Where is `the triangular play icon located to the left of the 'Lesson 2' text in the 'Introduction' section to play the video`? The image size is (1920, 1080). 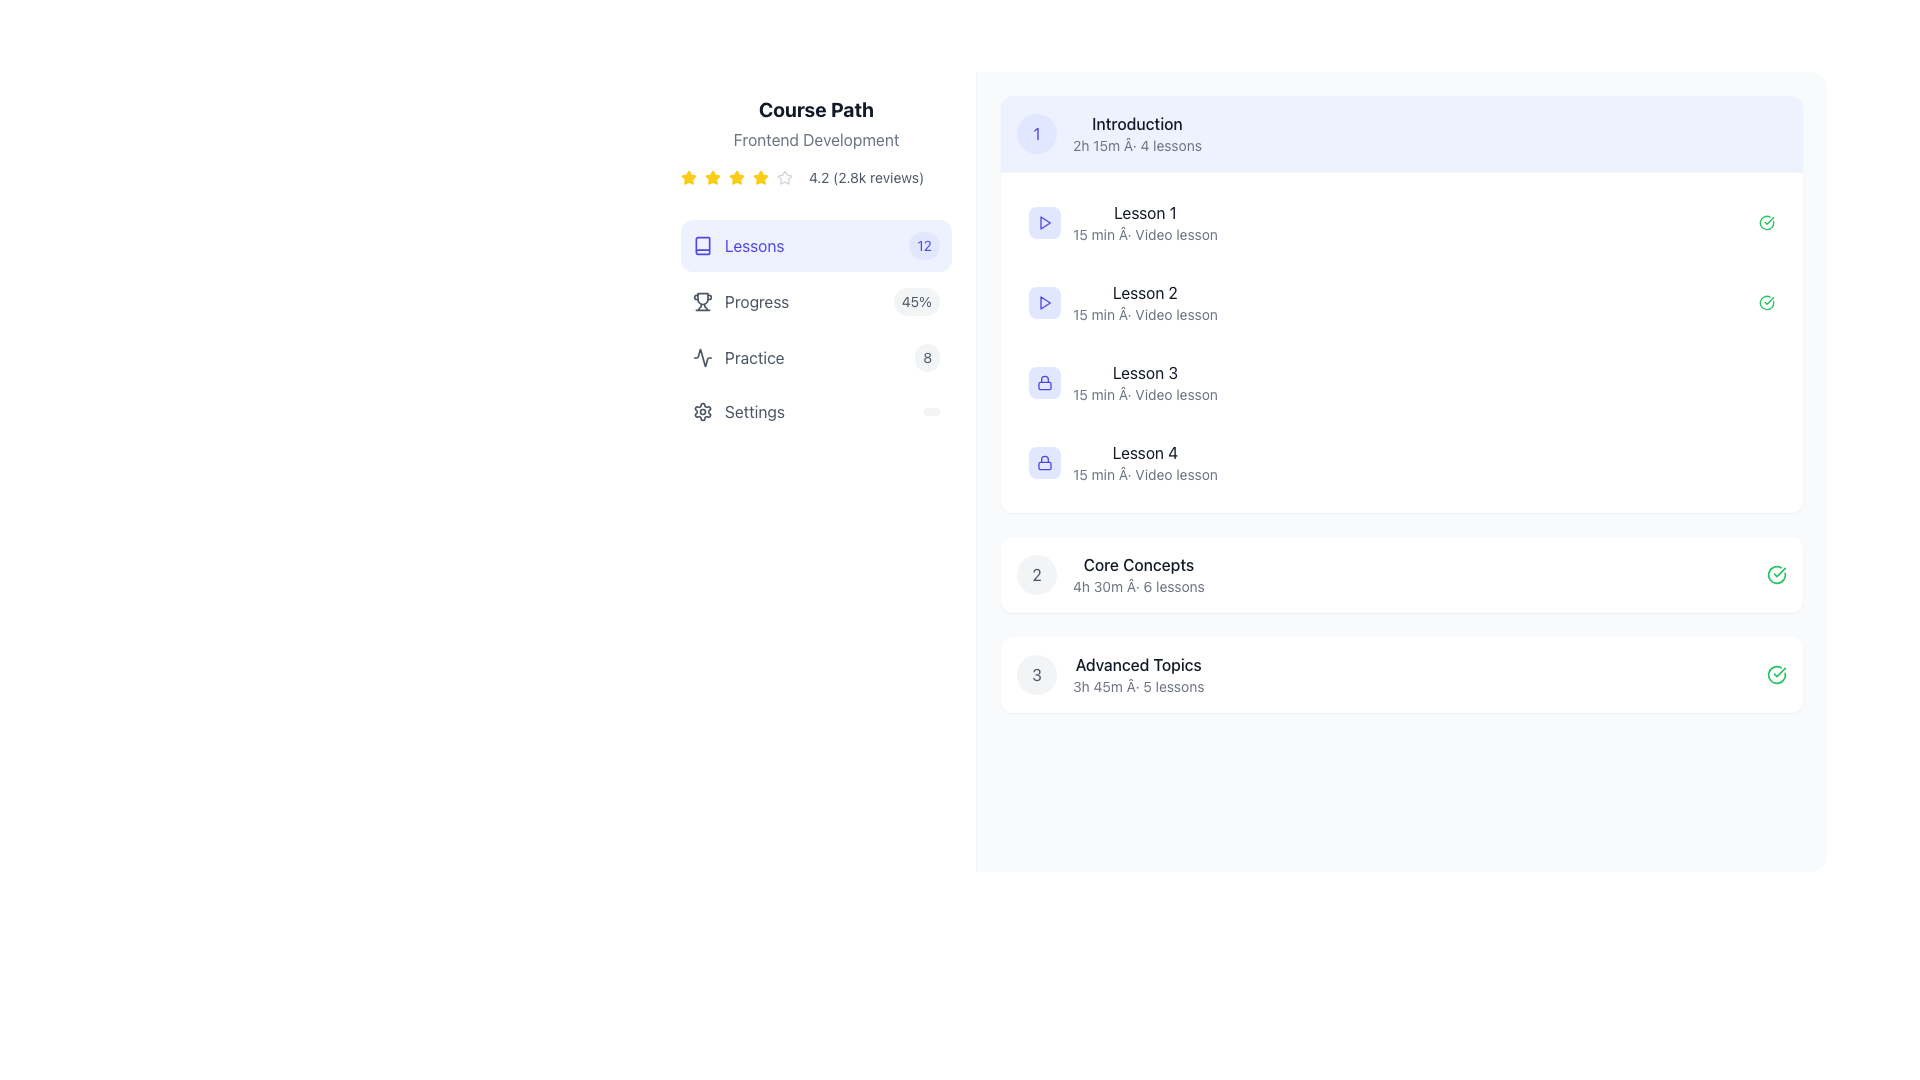
the triangular play icon located to the left of the 'Lesson 2' text in the 'Introduction' section to play the video is located at coordinates (1044, 303).